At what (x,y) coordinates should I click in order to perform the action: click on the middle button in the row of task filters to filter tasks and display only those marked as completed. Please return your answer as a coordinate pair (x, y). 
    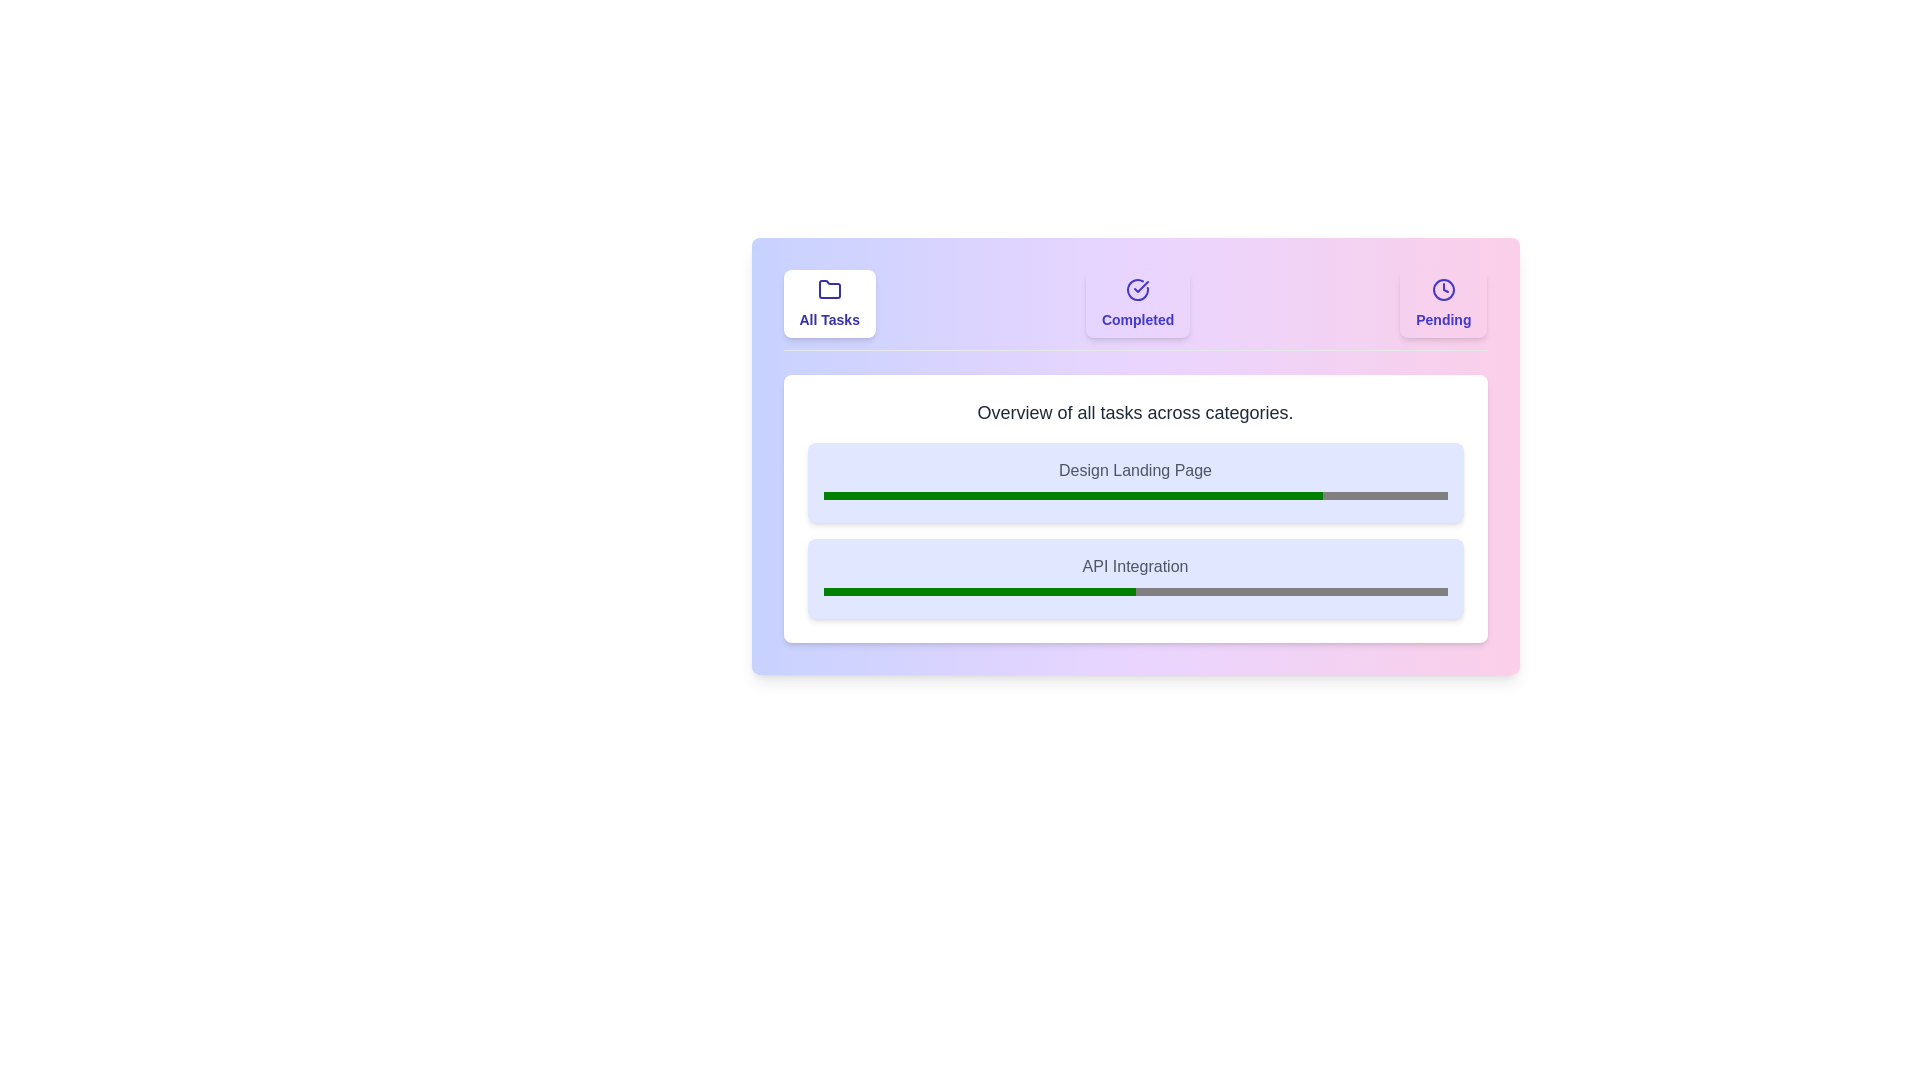
    Looking at the image, I should click on (1135, 310).